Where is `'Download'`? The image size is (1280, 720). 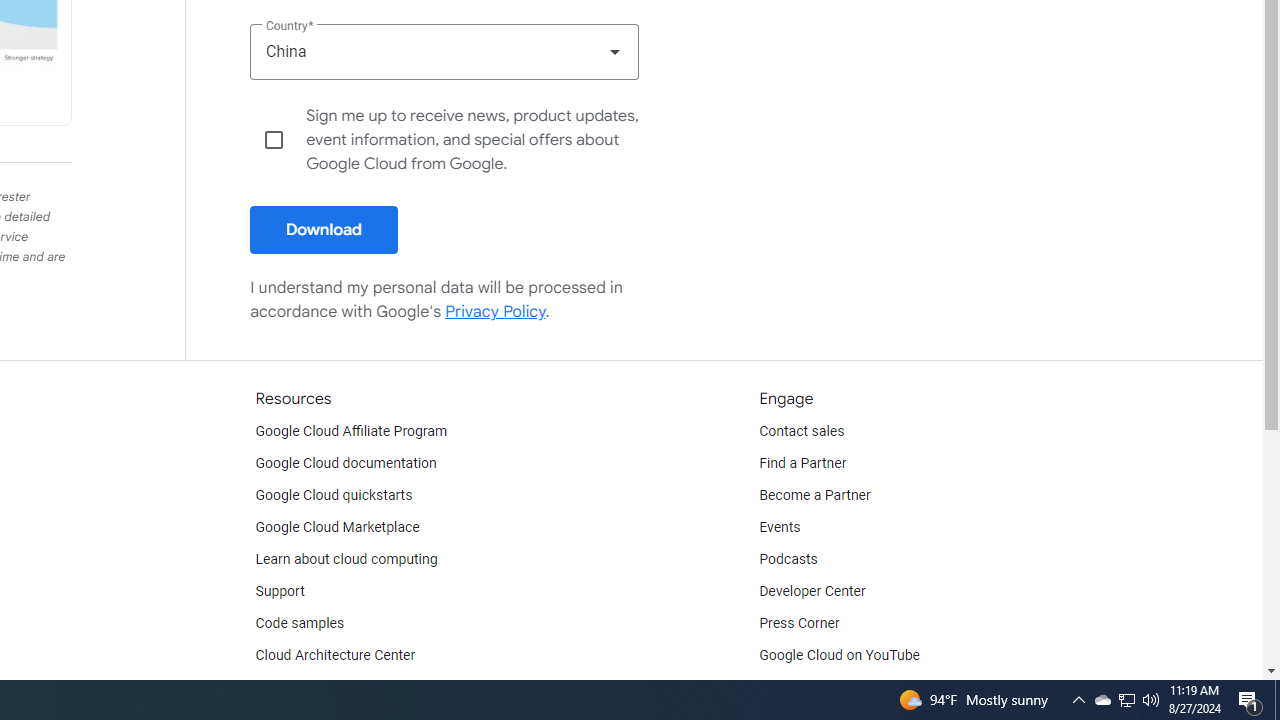 'Download' is located at coordinates (324, 229).